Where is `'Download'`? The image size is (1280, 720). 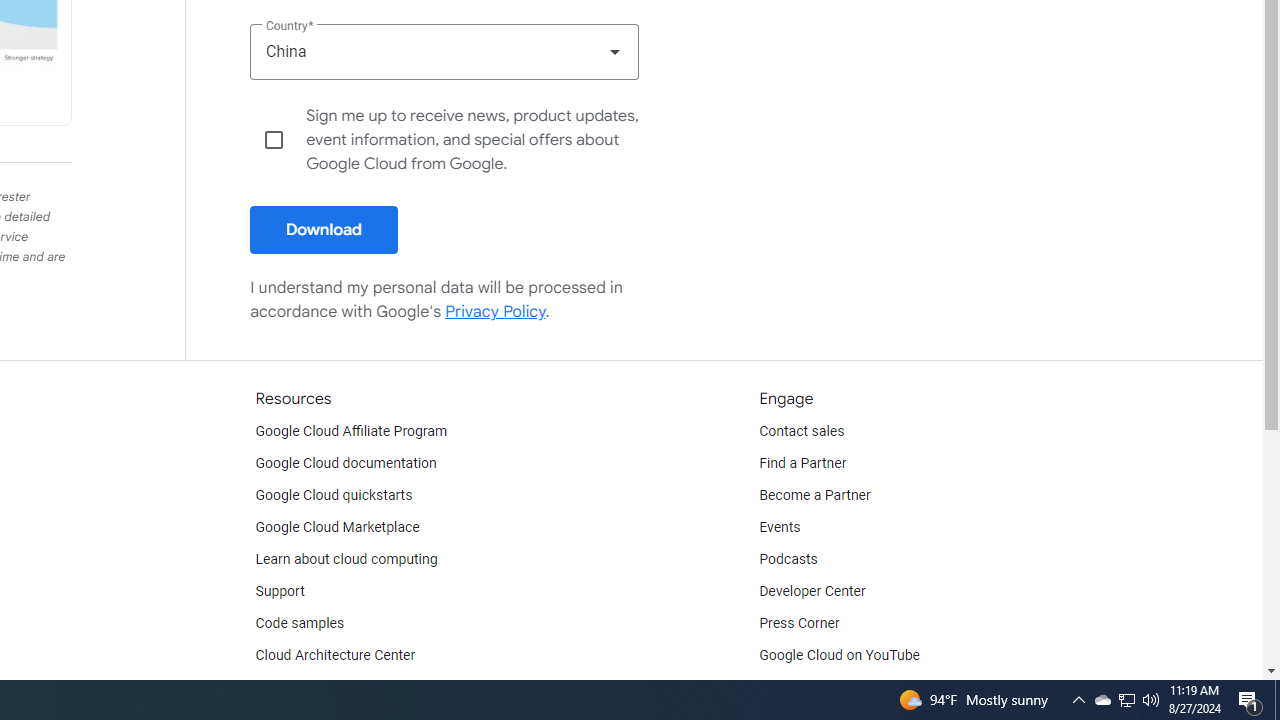 'Download' is located at coordinates (324, 229).